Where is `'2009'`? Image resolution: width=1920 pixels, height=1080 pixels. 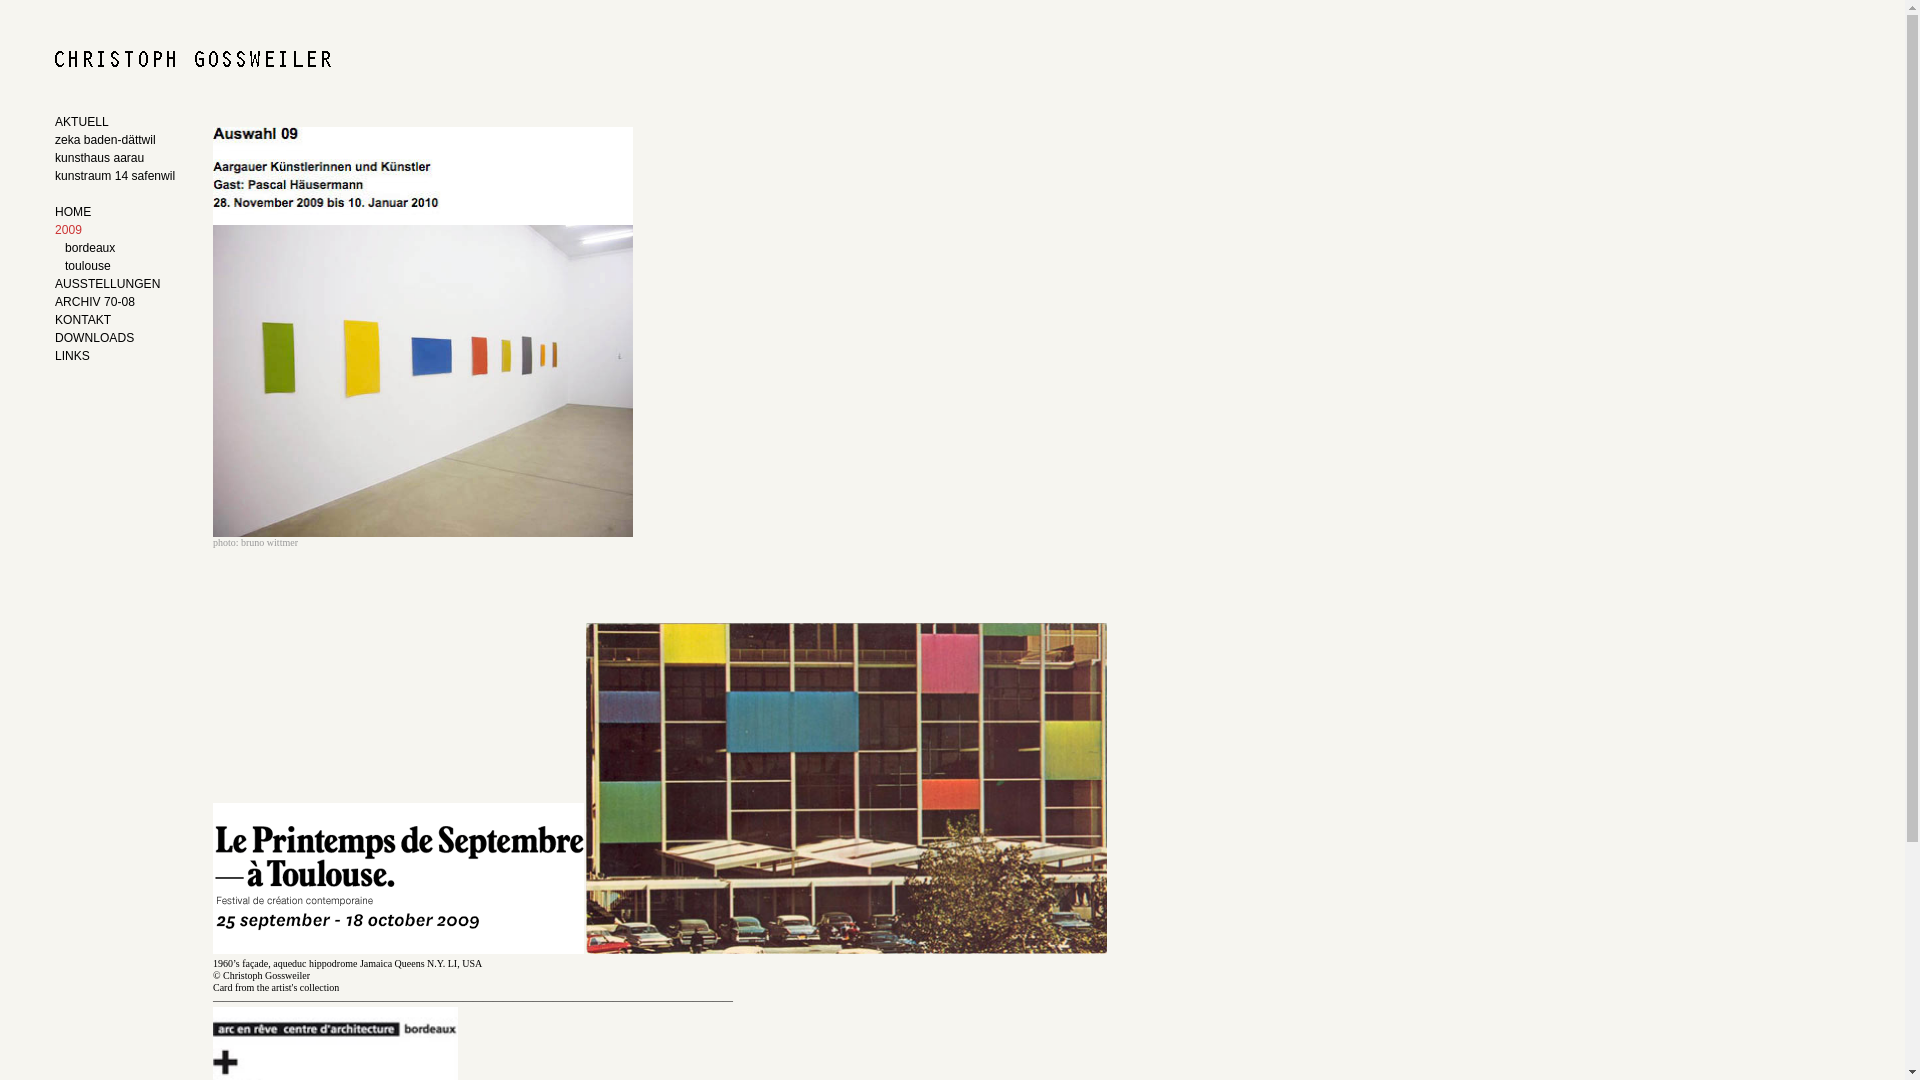 '2009' is located at coordinates (104, 230).